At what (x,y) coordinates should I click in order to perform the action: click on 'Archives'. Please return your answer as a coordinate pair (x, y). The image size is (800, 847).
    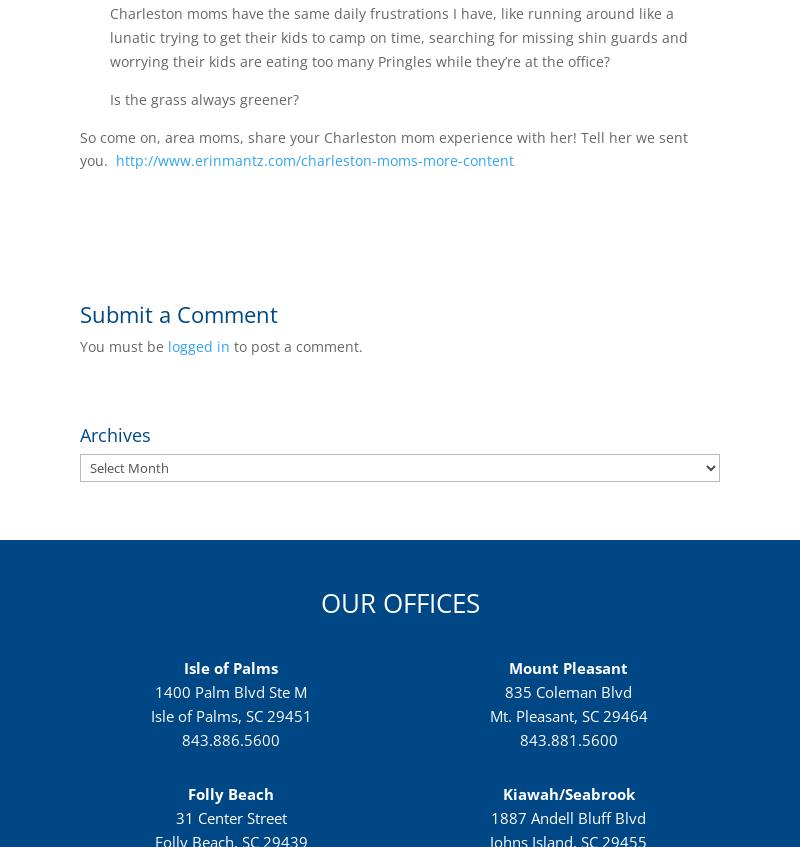
    Looking at the image, I should click on (80, 434).